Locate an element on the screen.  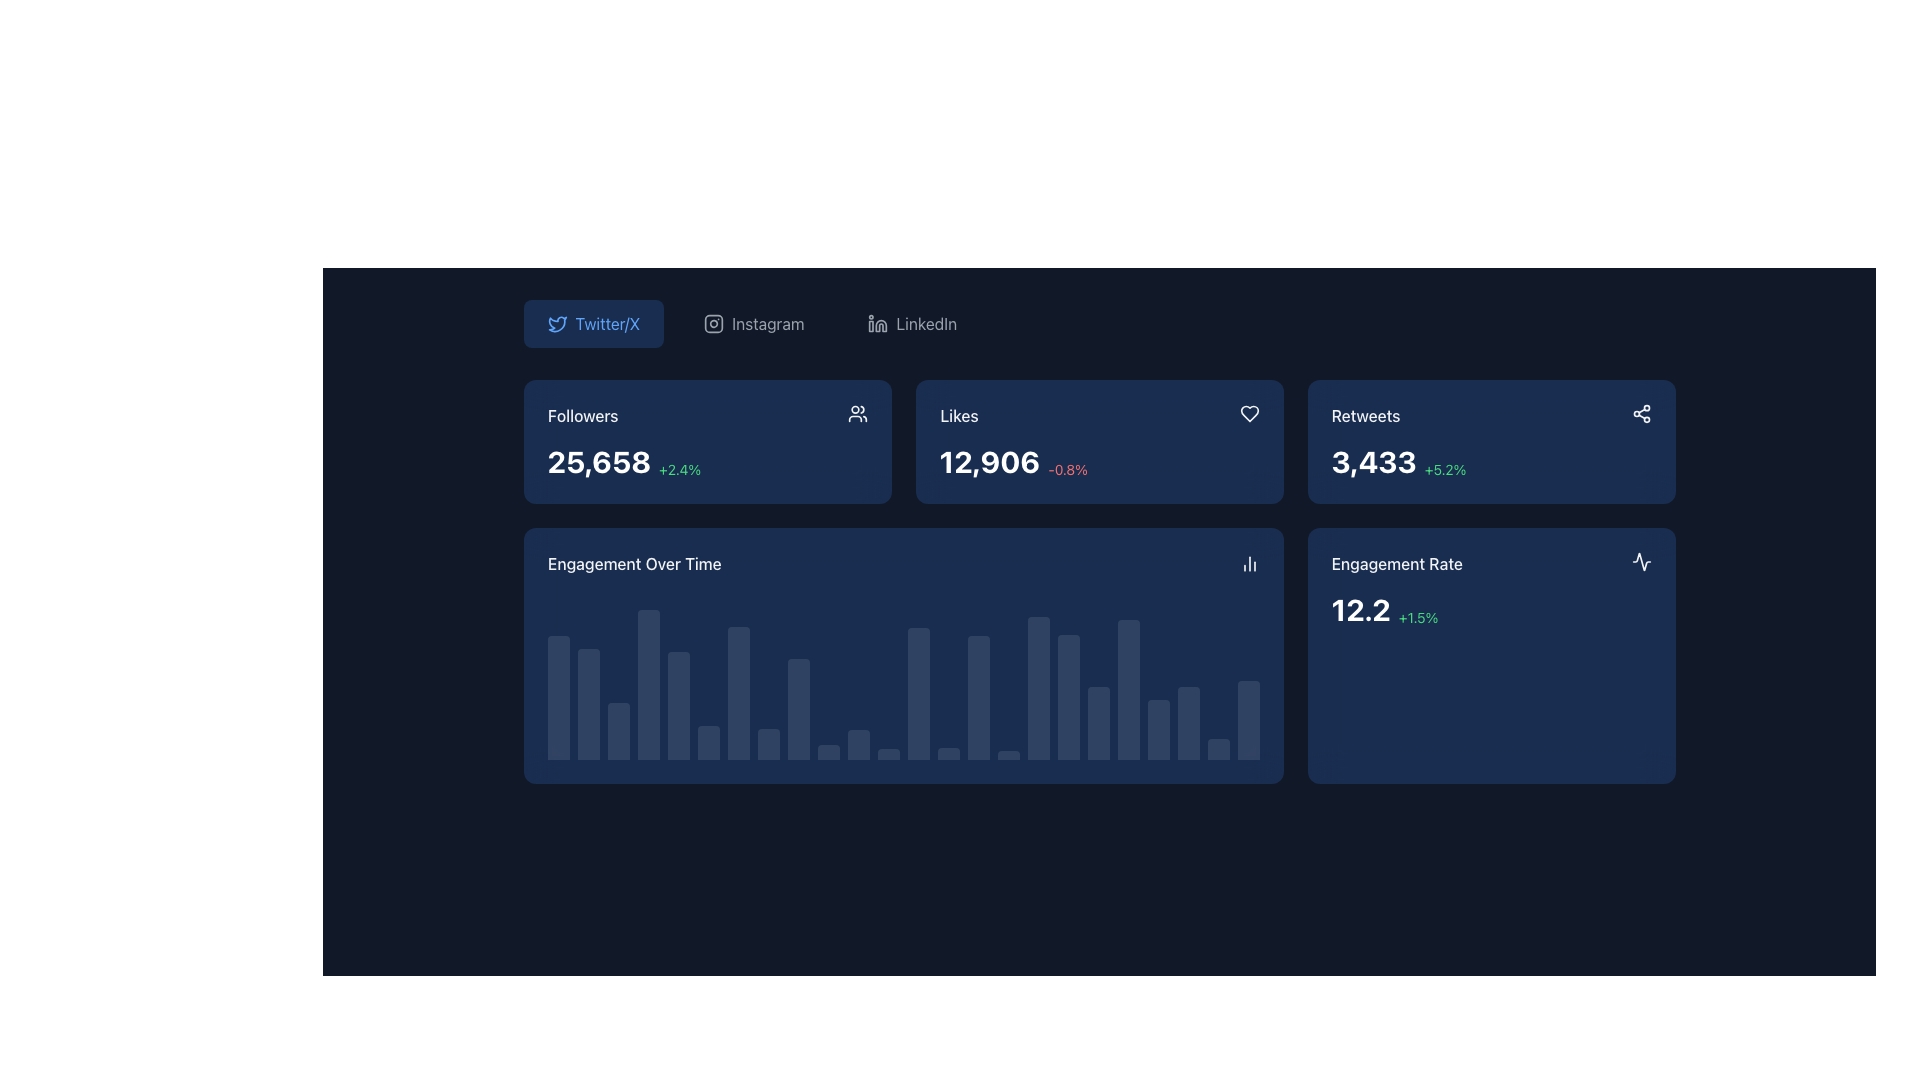
the data point details of the fourth Chart Bar in the 'Engagement Over Time' bar chart, which is a vertical bar with rounded top edges and semi-transparent white color is located at coordinates (648, 683).